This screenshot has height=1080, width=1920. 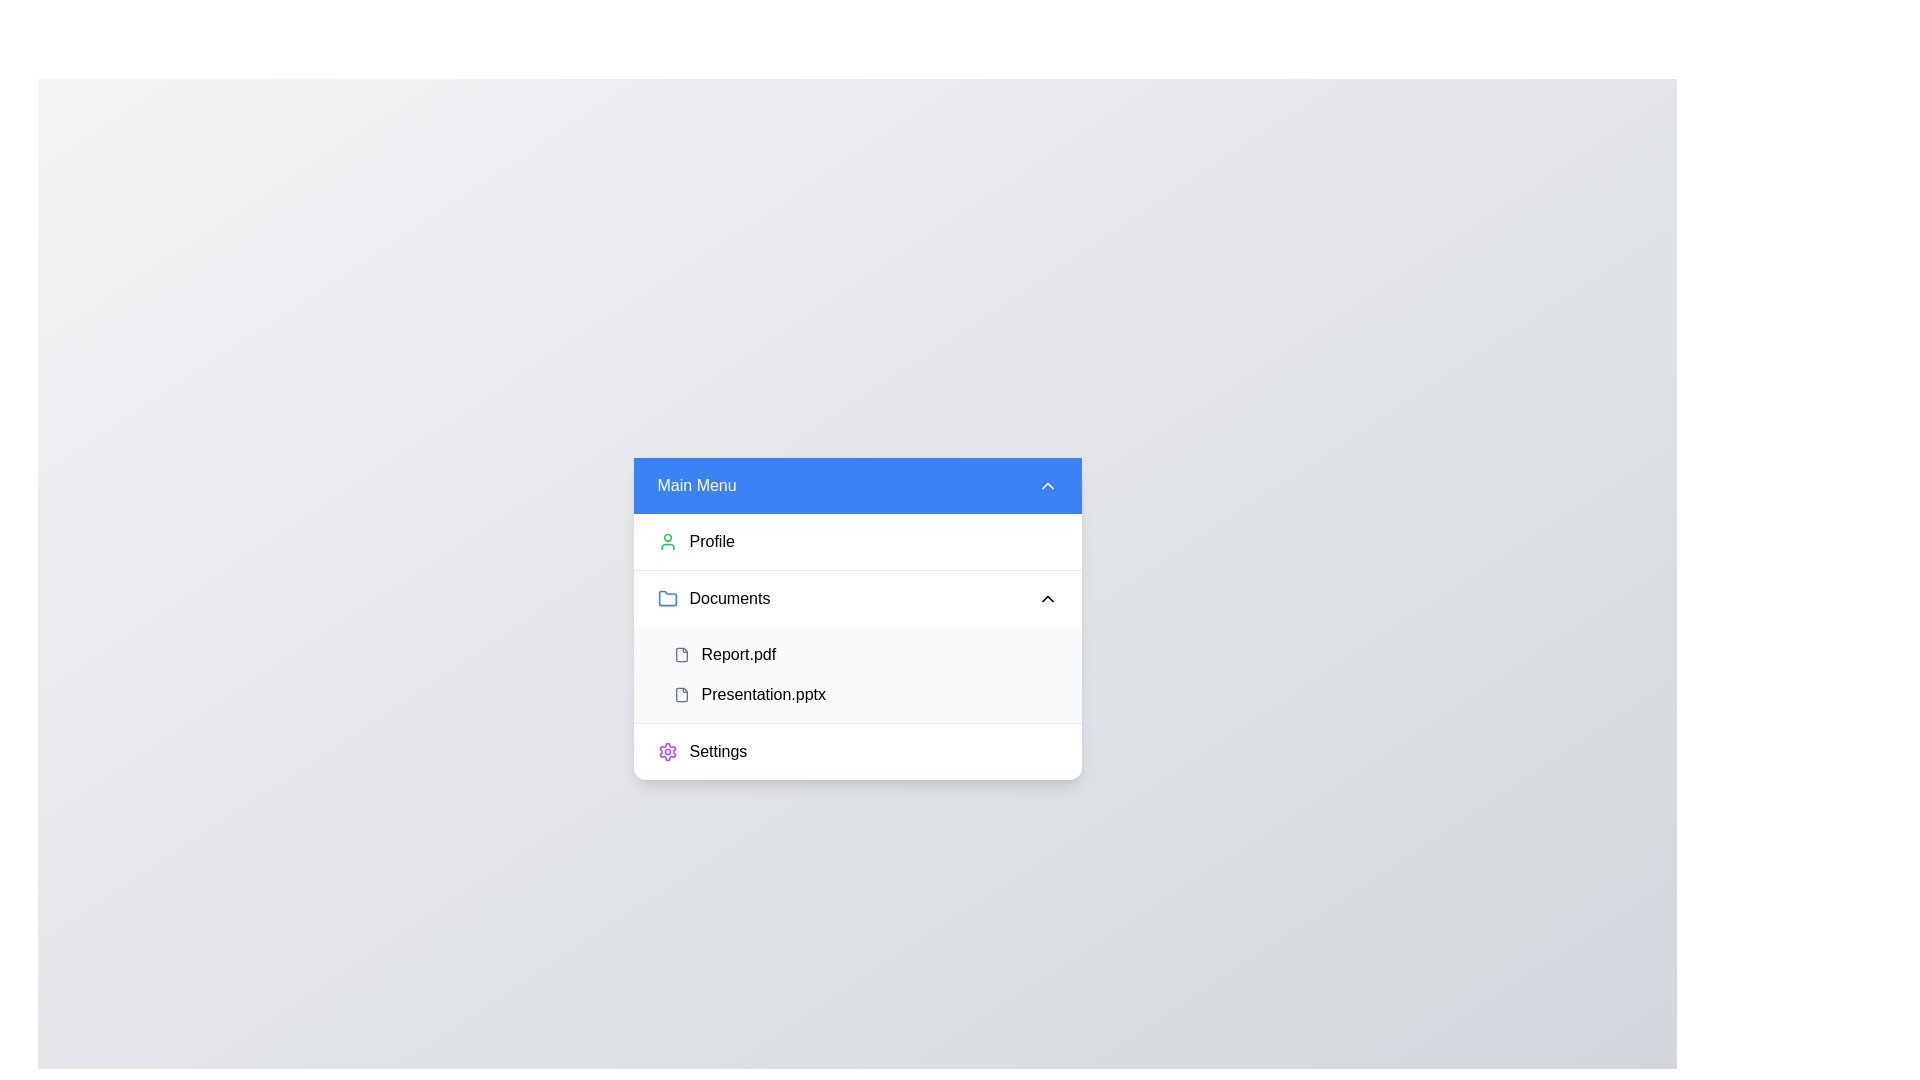 I want to click on the 'Documents' icon located to the left of the 'Documents' text in the dropdown menu titled 'Main Menu', so click(x=667, y=597).